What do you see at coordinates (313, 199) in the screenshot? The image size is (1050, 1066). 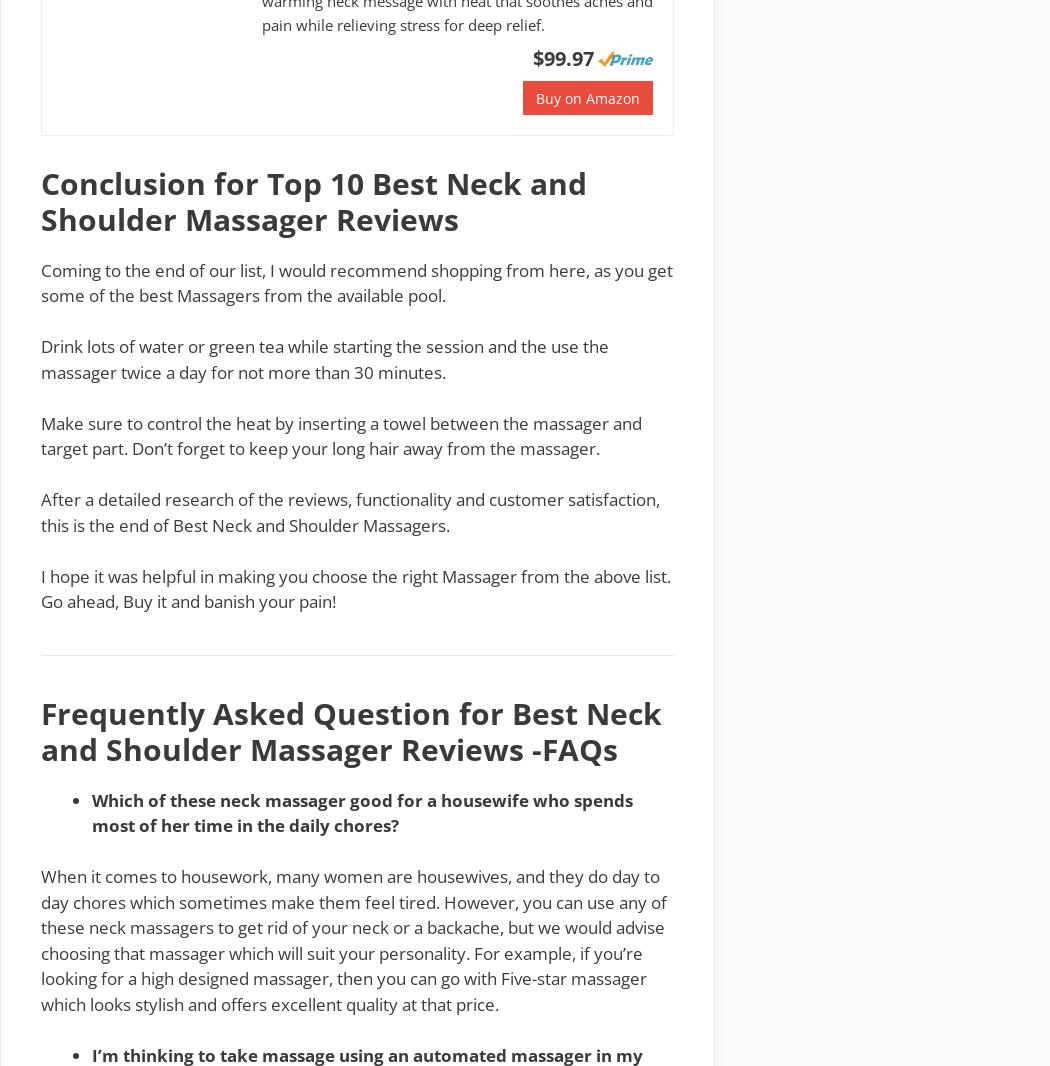 I see `'Conclusion for Top 10 Best Neck and Shoulder Massager Reviews'` at bounding box center [313, 199].